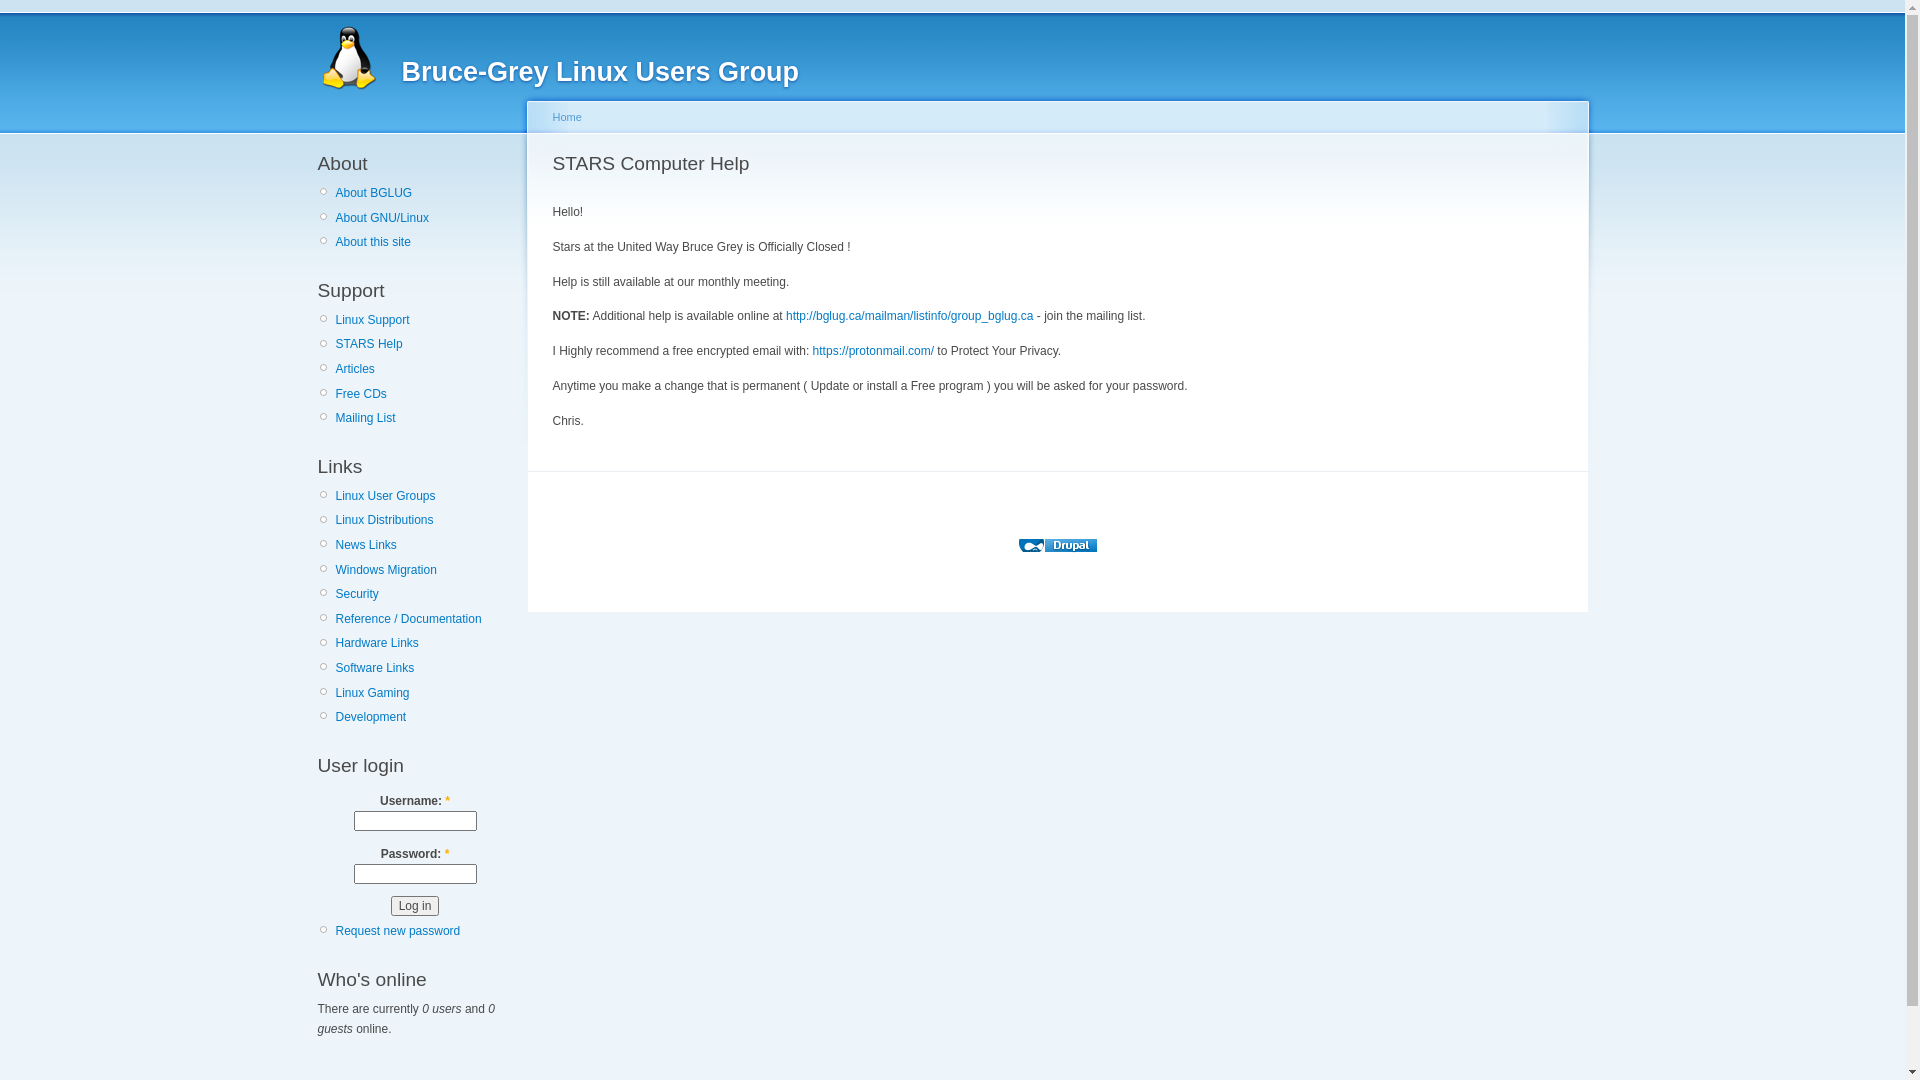 This screenshot has height=1080, width=1920. Describe the element at coordinates (1056, 545) in the screenshot. I see `'Powered by Drupal, an open source content management system'` at that location.